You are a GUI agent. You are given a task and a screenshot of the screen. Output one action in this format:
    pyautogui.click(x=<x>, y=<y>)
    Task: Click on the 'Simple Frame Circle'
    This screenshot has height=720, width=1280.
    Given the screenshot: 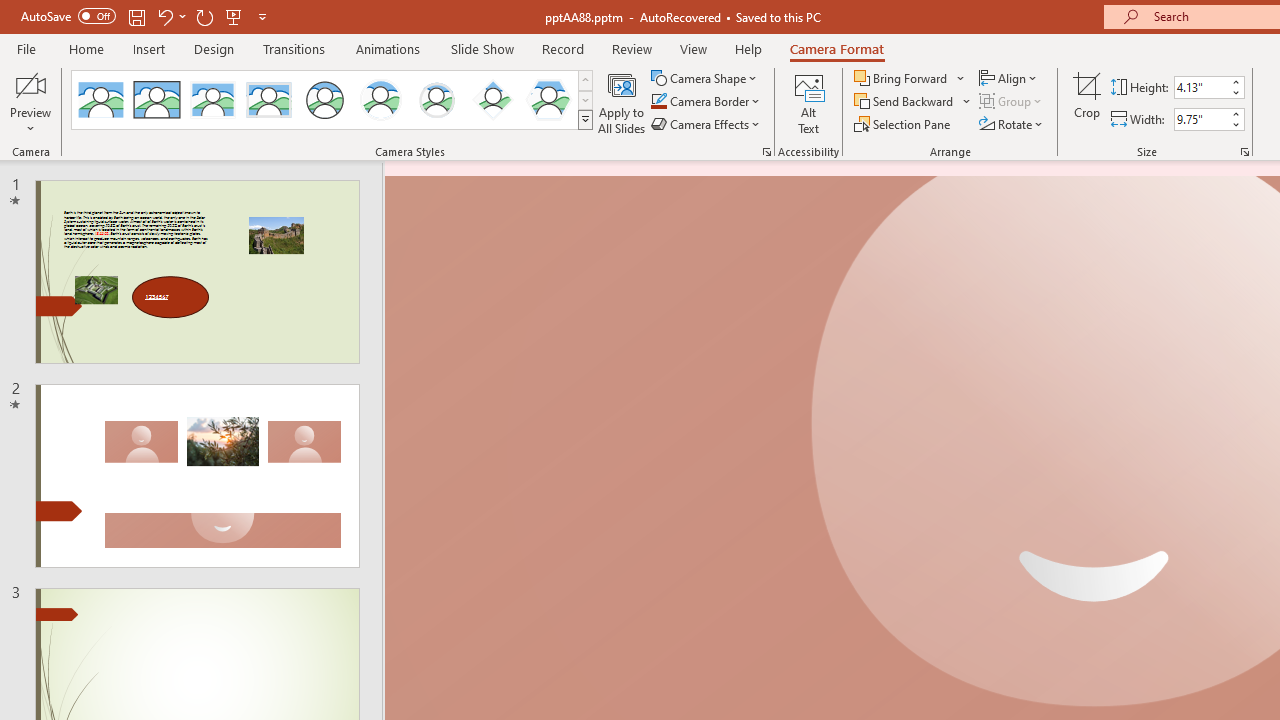 What is the action you would take?
    pyautogui.click(x=325, y=100)
    